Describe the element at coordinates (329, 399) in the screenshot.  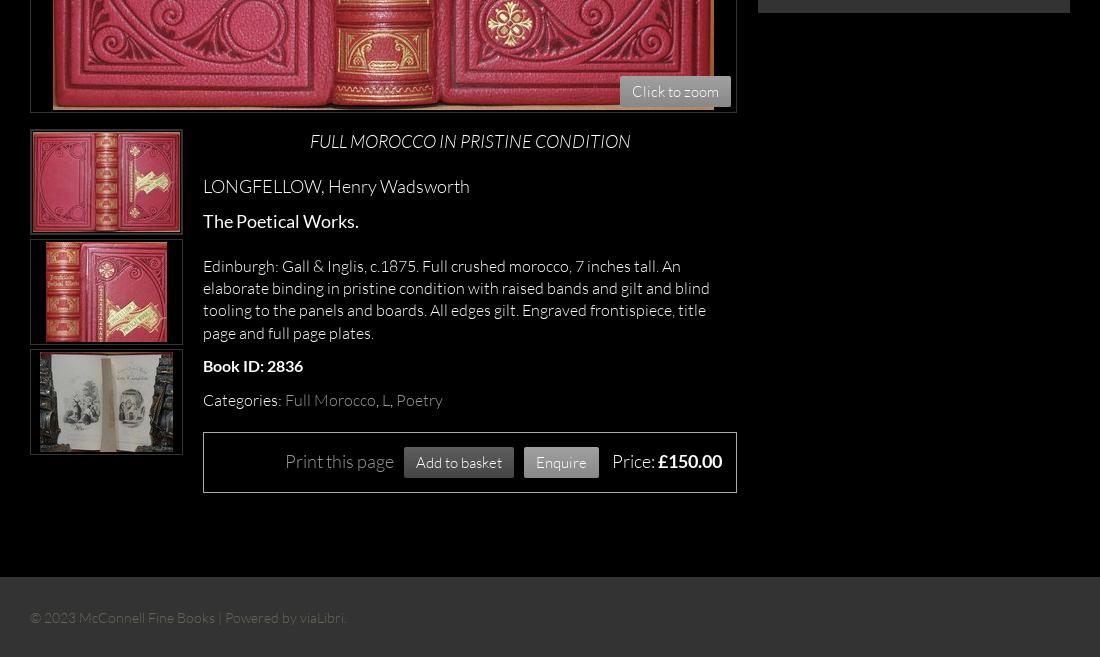
I see `'Full Morocco'` at that location.